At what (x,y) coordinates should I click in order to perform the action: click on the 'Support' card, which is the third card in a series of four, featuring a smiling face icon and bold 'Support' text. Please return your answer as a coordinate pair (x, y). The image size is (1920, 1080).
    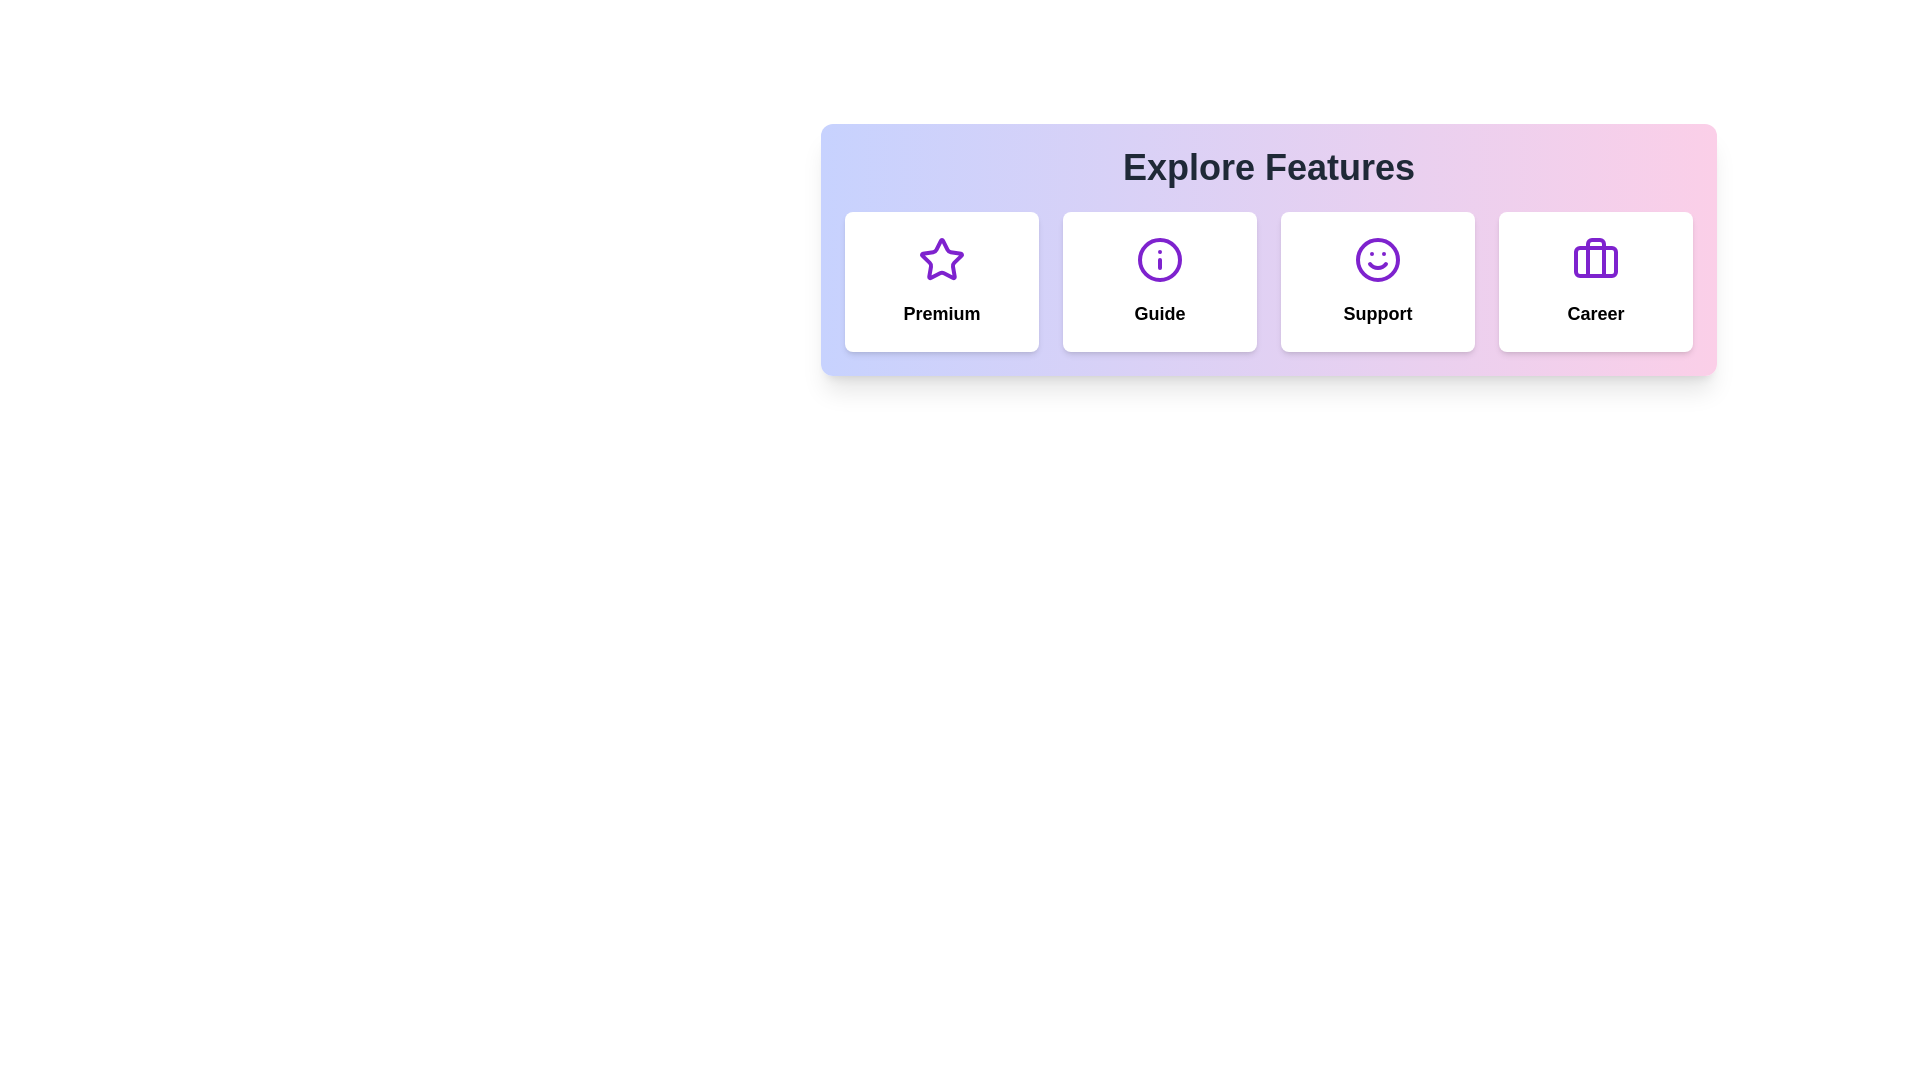
    Looking at the image, I should click on (1376, 281).